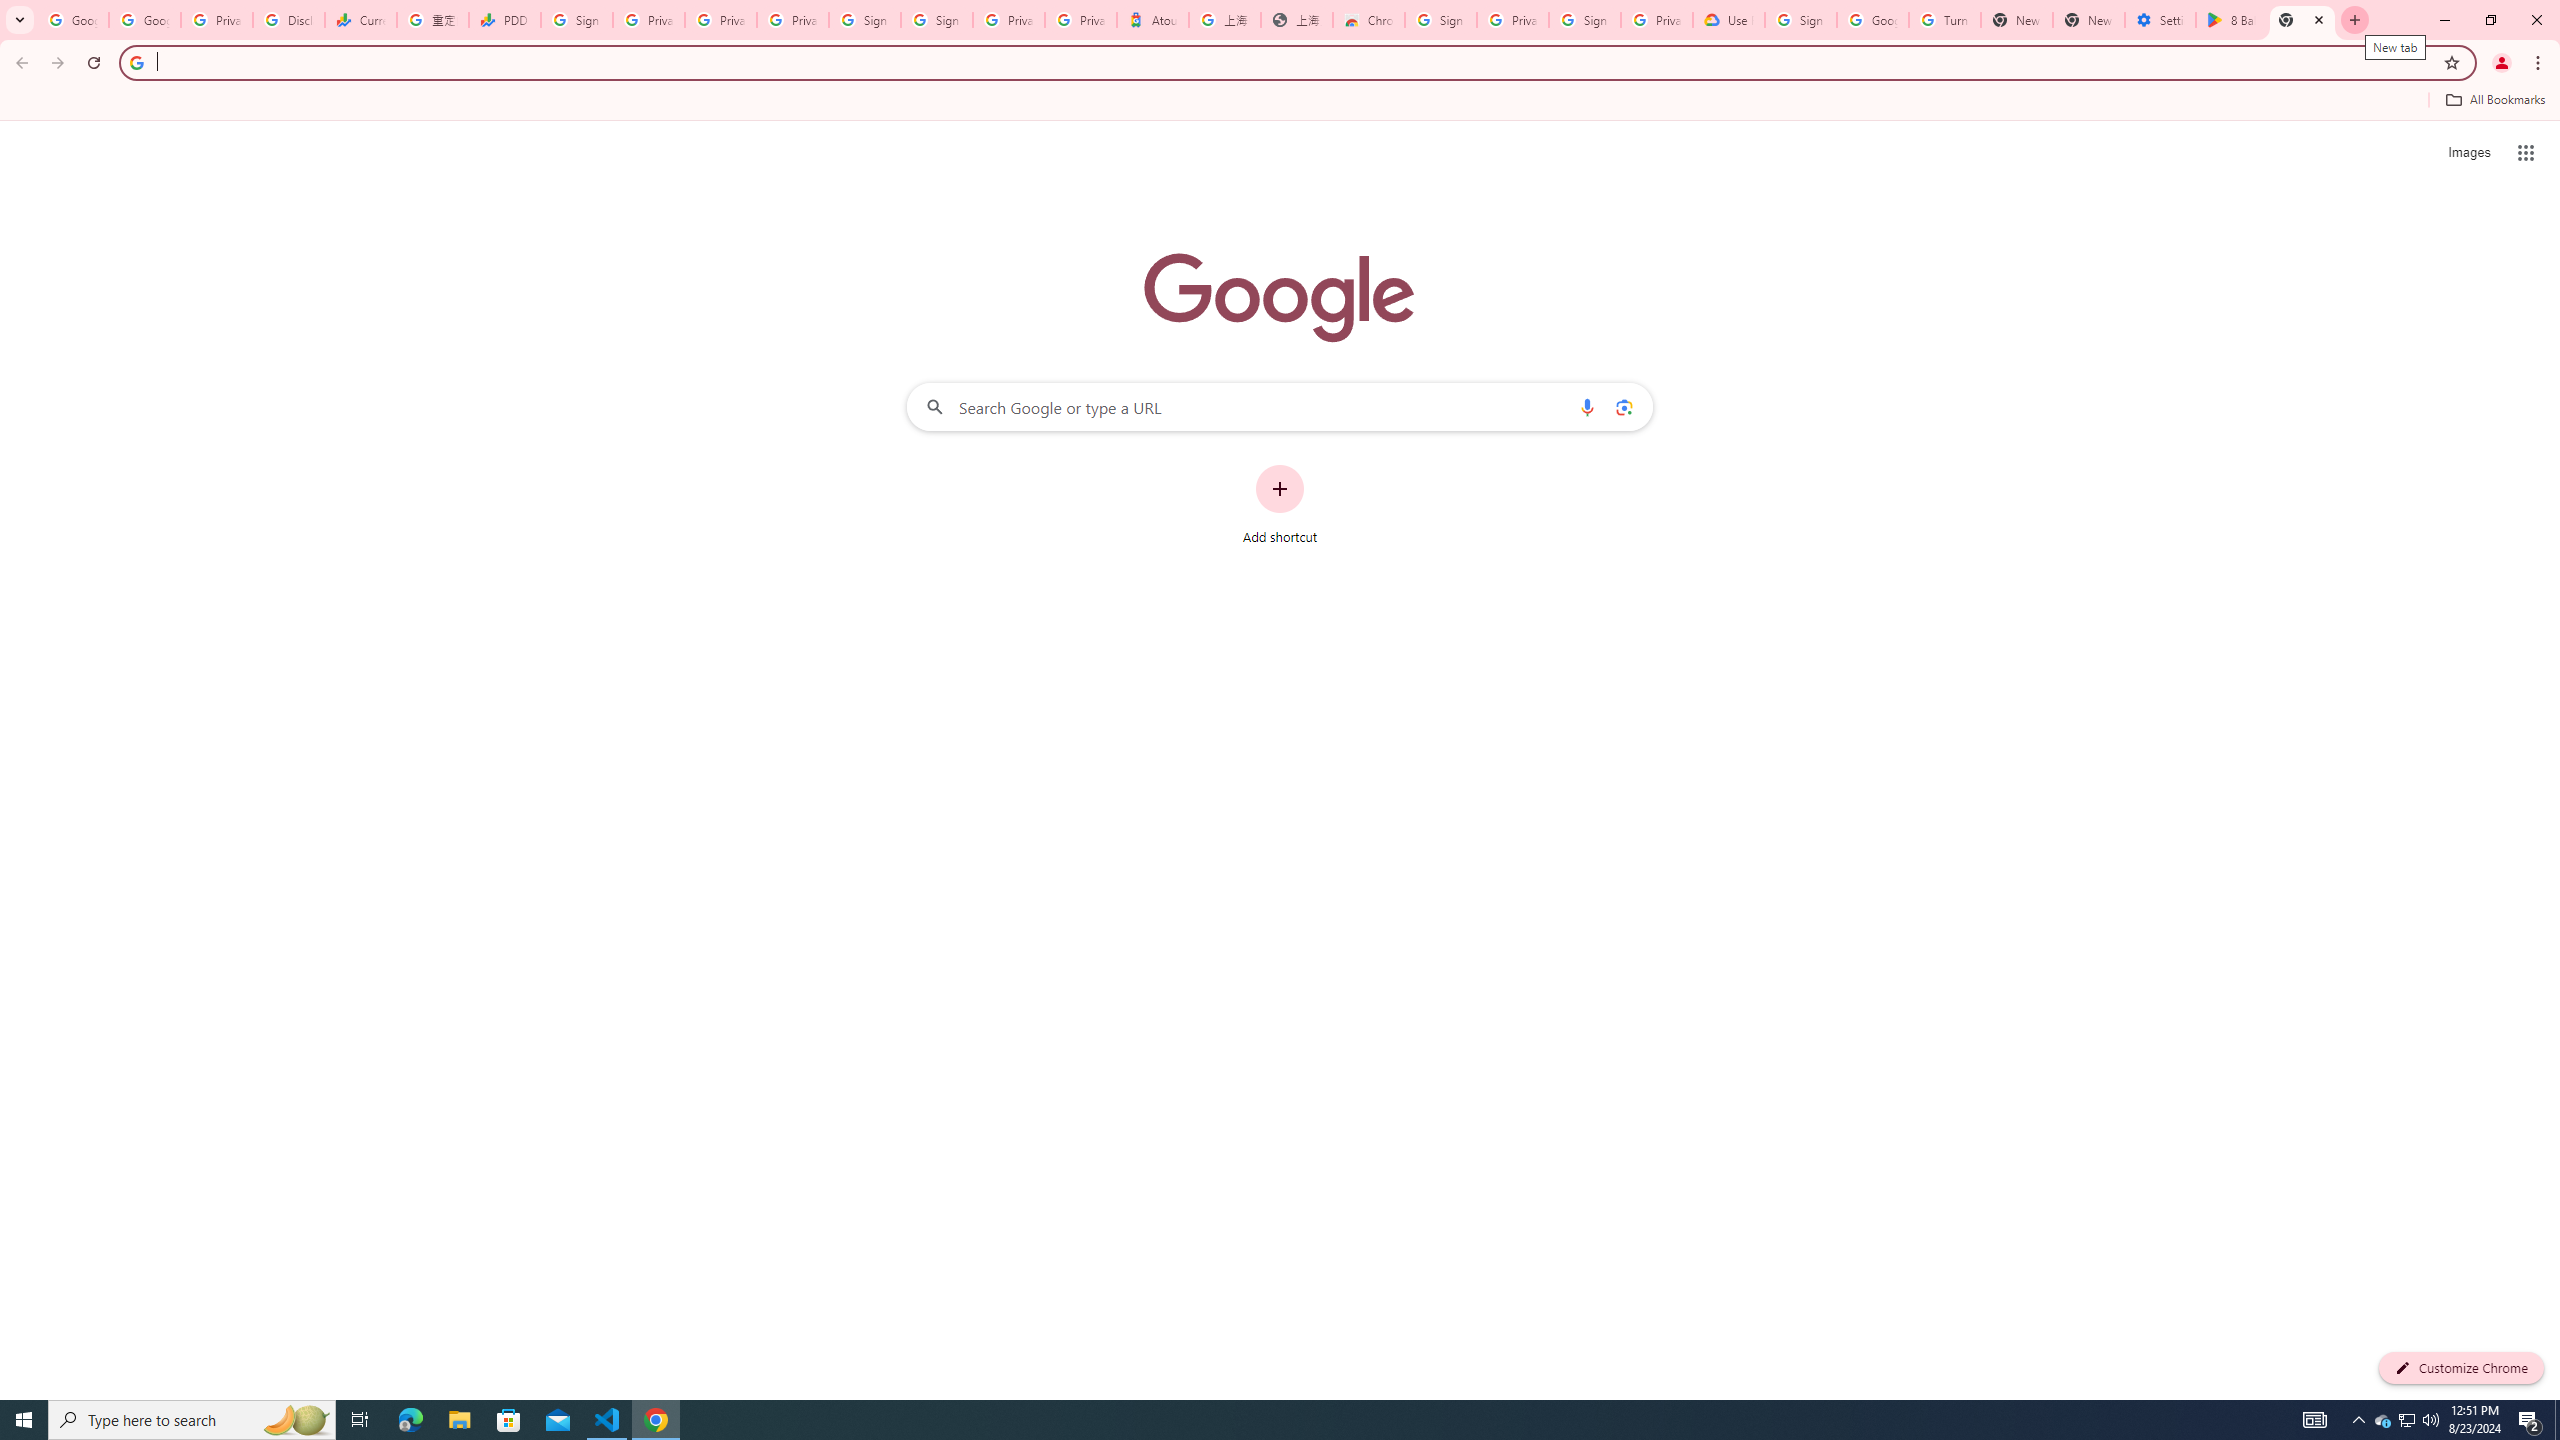 The image size is (2560, 1440). Describe the element at coordinates (864, 19) in the screenshot. I see `'Sign in - Google Accounts'` at that location.